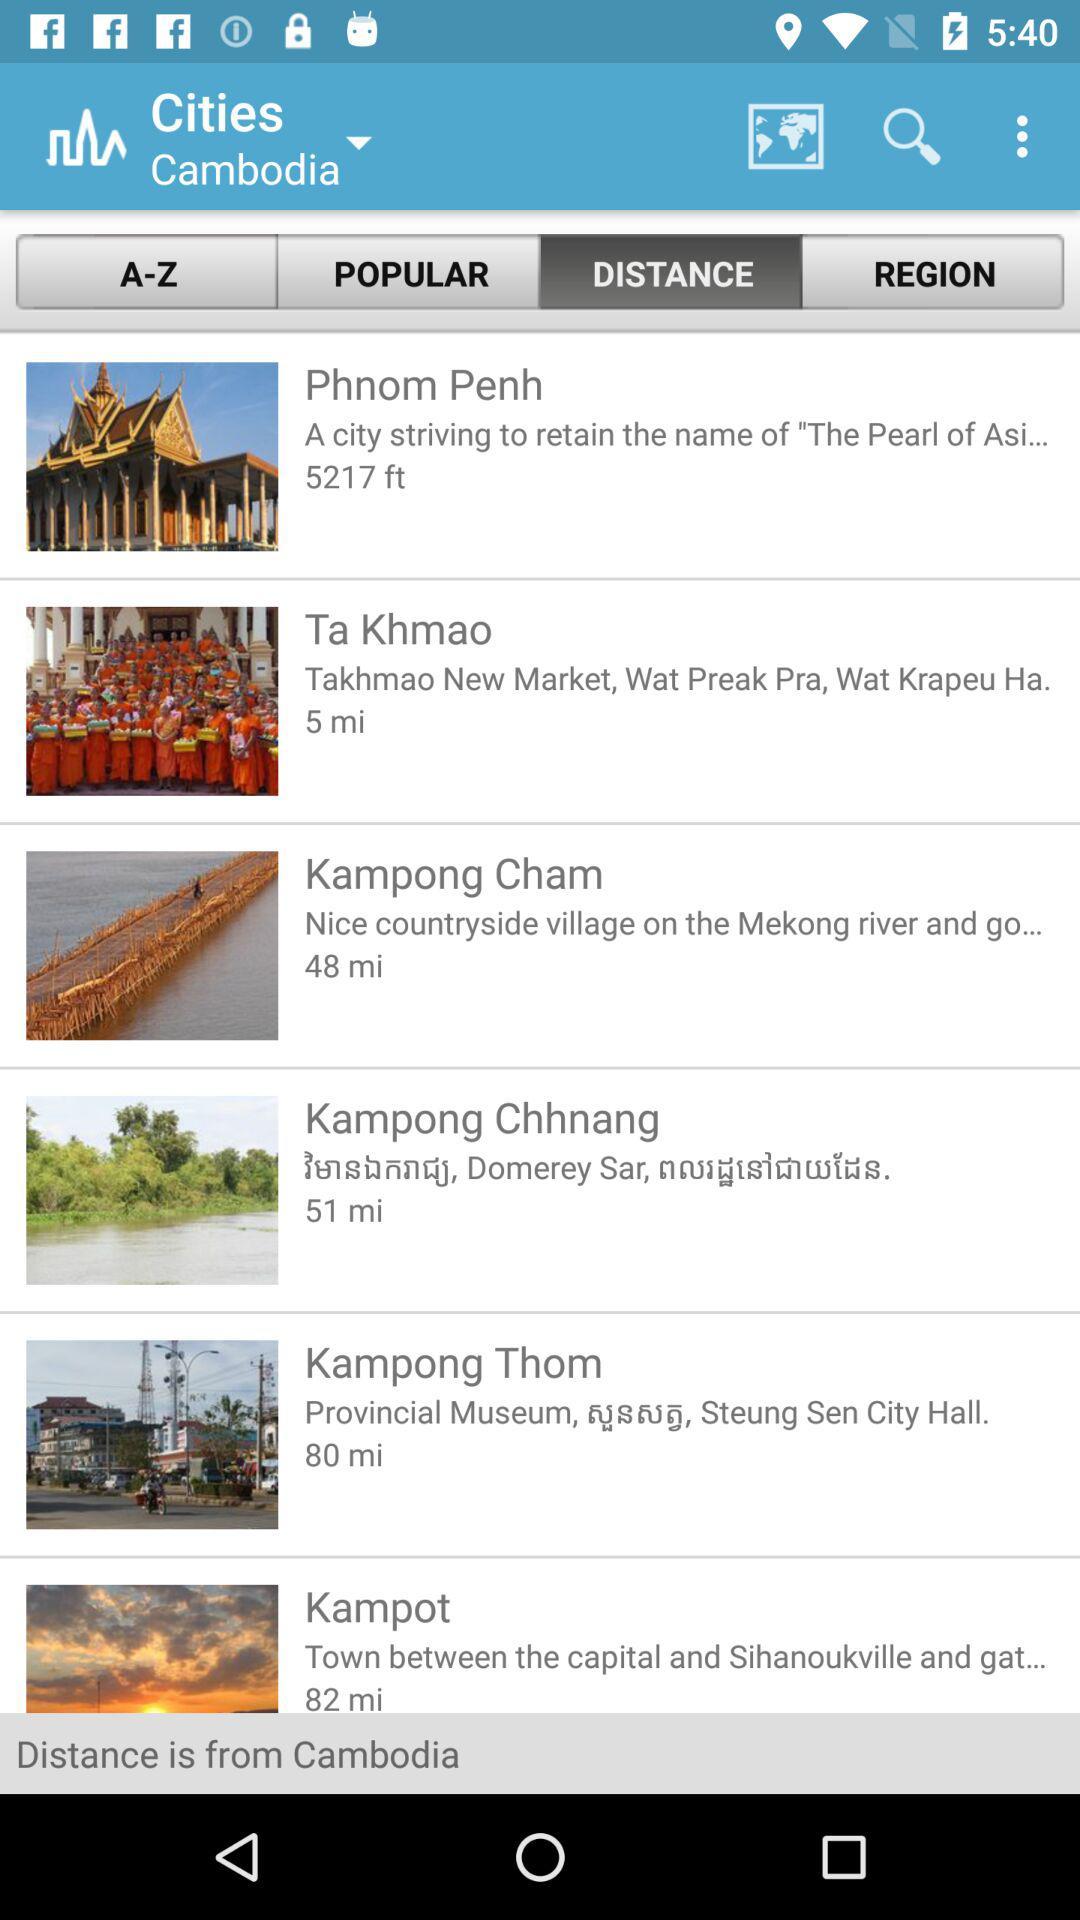  What do you see at coordinates (408, 272) in the screenshot?
I see `popular` at bounding box center [408, 272].